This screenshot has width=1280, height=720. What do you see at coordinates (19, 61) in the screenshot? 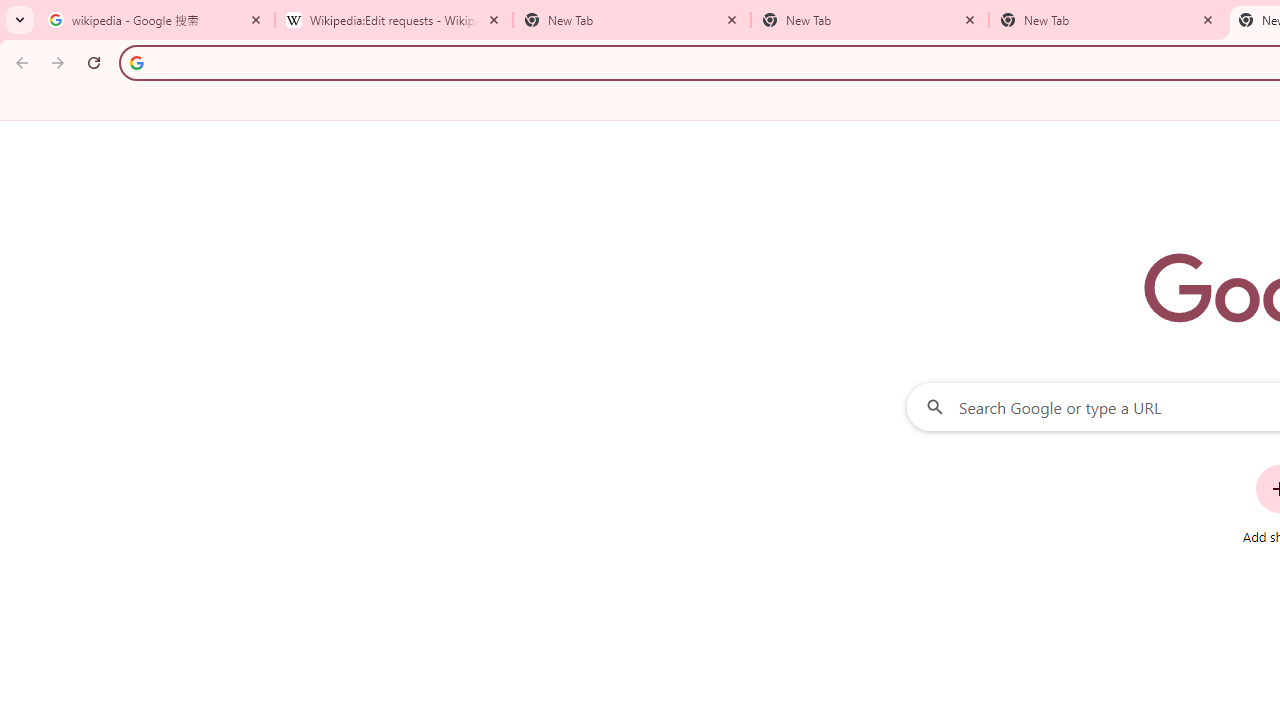
I see `'Back'` at bounding box center [19, 61].